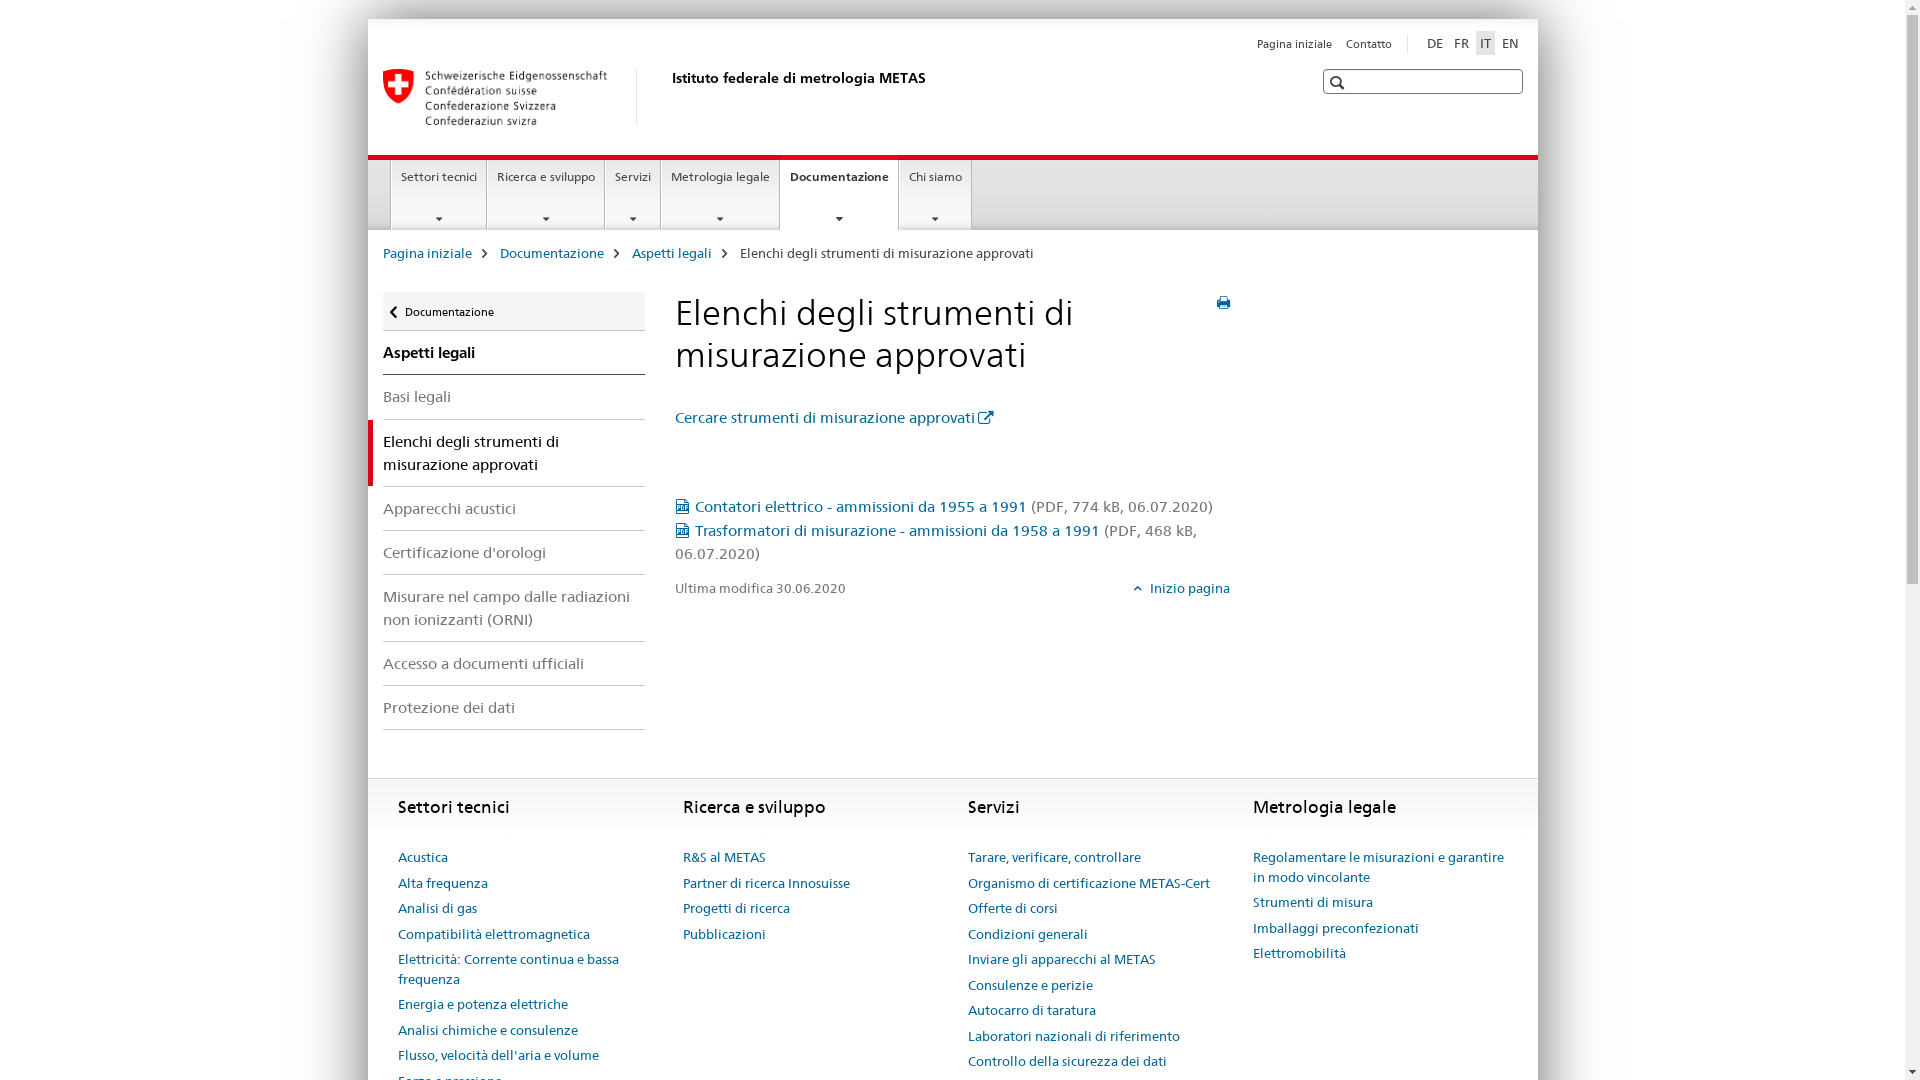  I want to click on 'Documentazione, so click(839, 192).